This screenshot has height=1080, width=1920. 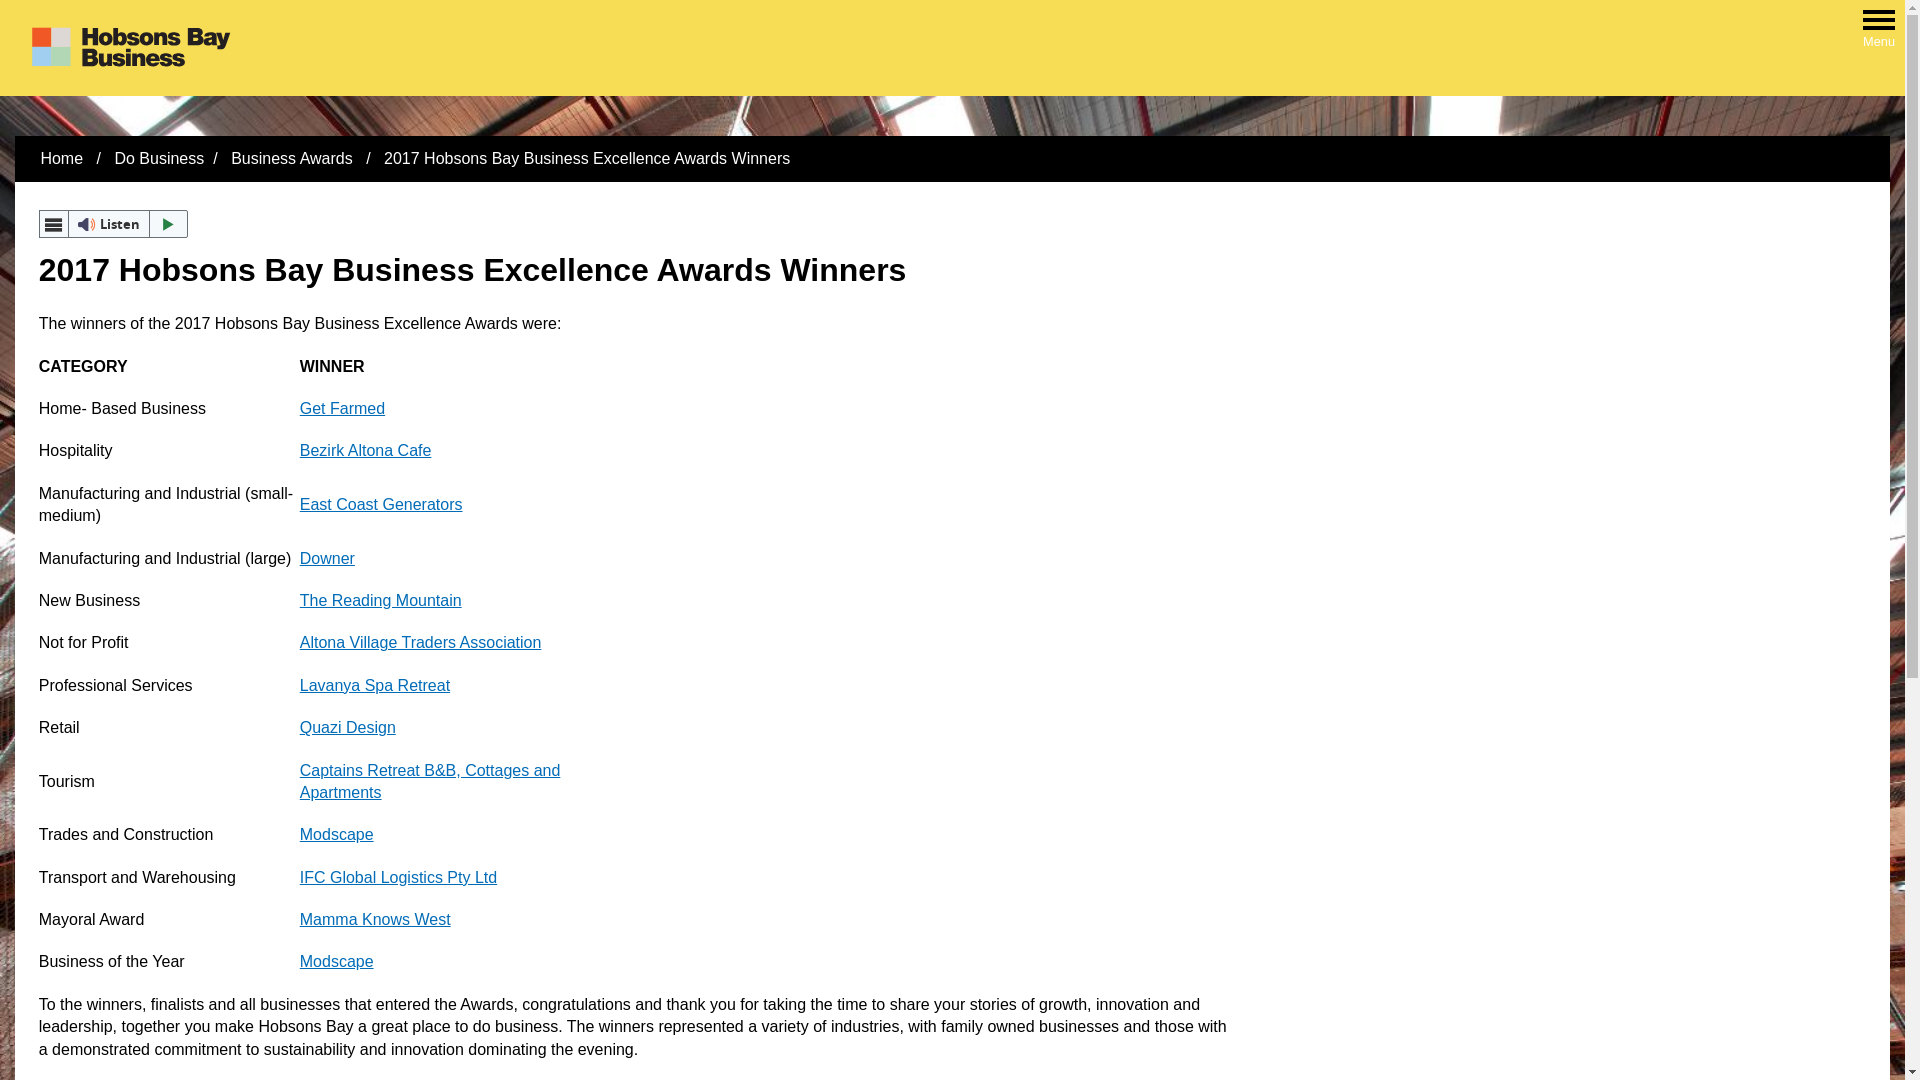 What do you see at coordinates (129, 46) in the screenshot?
I see `'Home - Hobsons Bay City Council - Logo'` at bounding box center [129, 46].